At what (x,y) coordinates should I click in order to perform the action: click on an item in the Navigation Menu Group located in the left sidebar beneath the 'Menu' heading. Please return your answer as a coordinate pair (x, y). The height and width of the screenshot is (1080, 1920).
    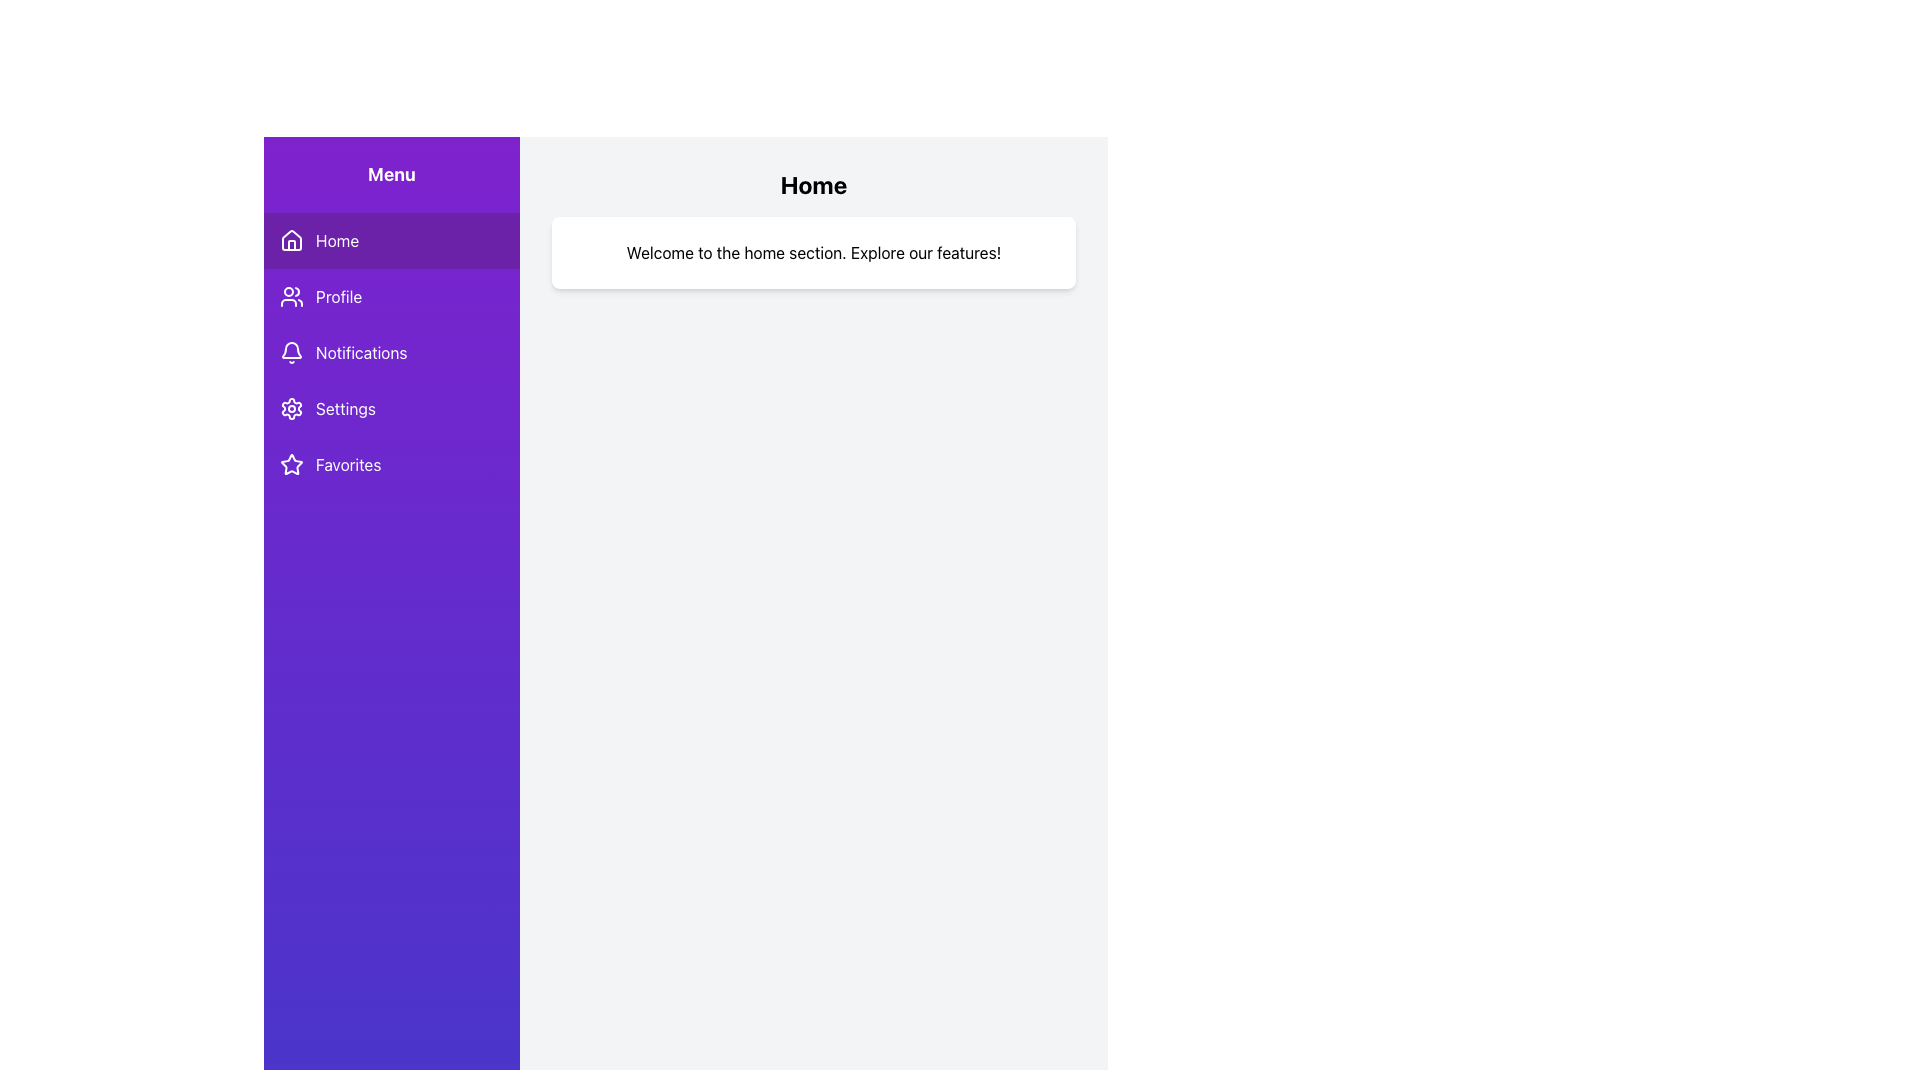
    Looking at the image, I should click on (392, 352).